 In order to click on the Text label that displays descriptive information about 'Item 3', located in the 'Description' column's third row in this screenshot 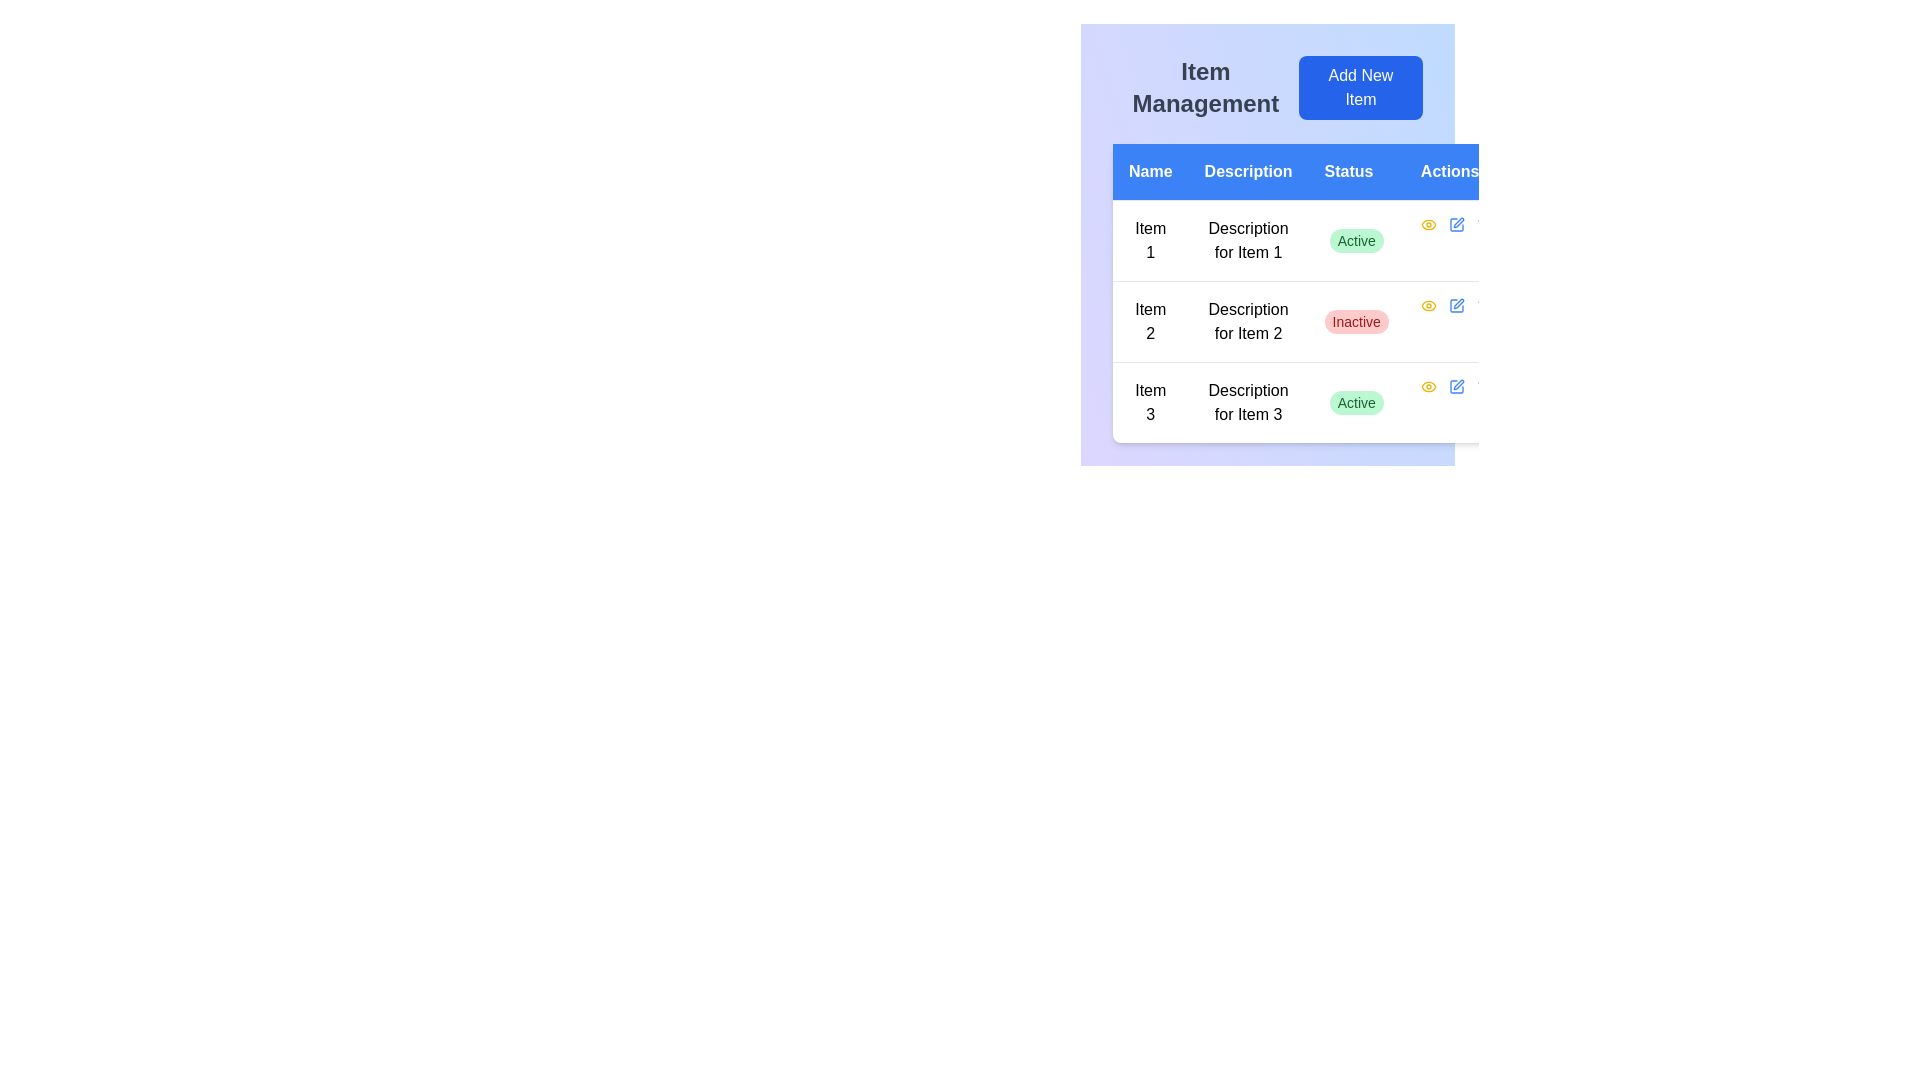, I will do `click(1247, 402)`.